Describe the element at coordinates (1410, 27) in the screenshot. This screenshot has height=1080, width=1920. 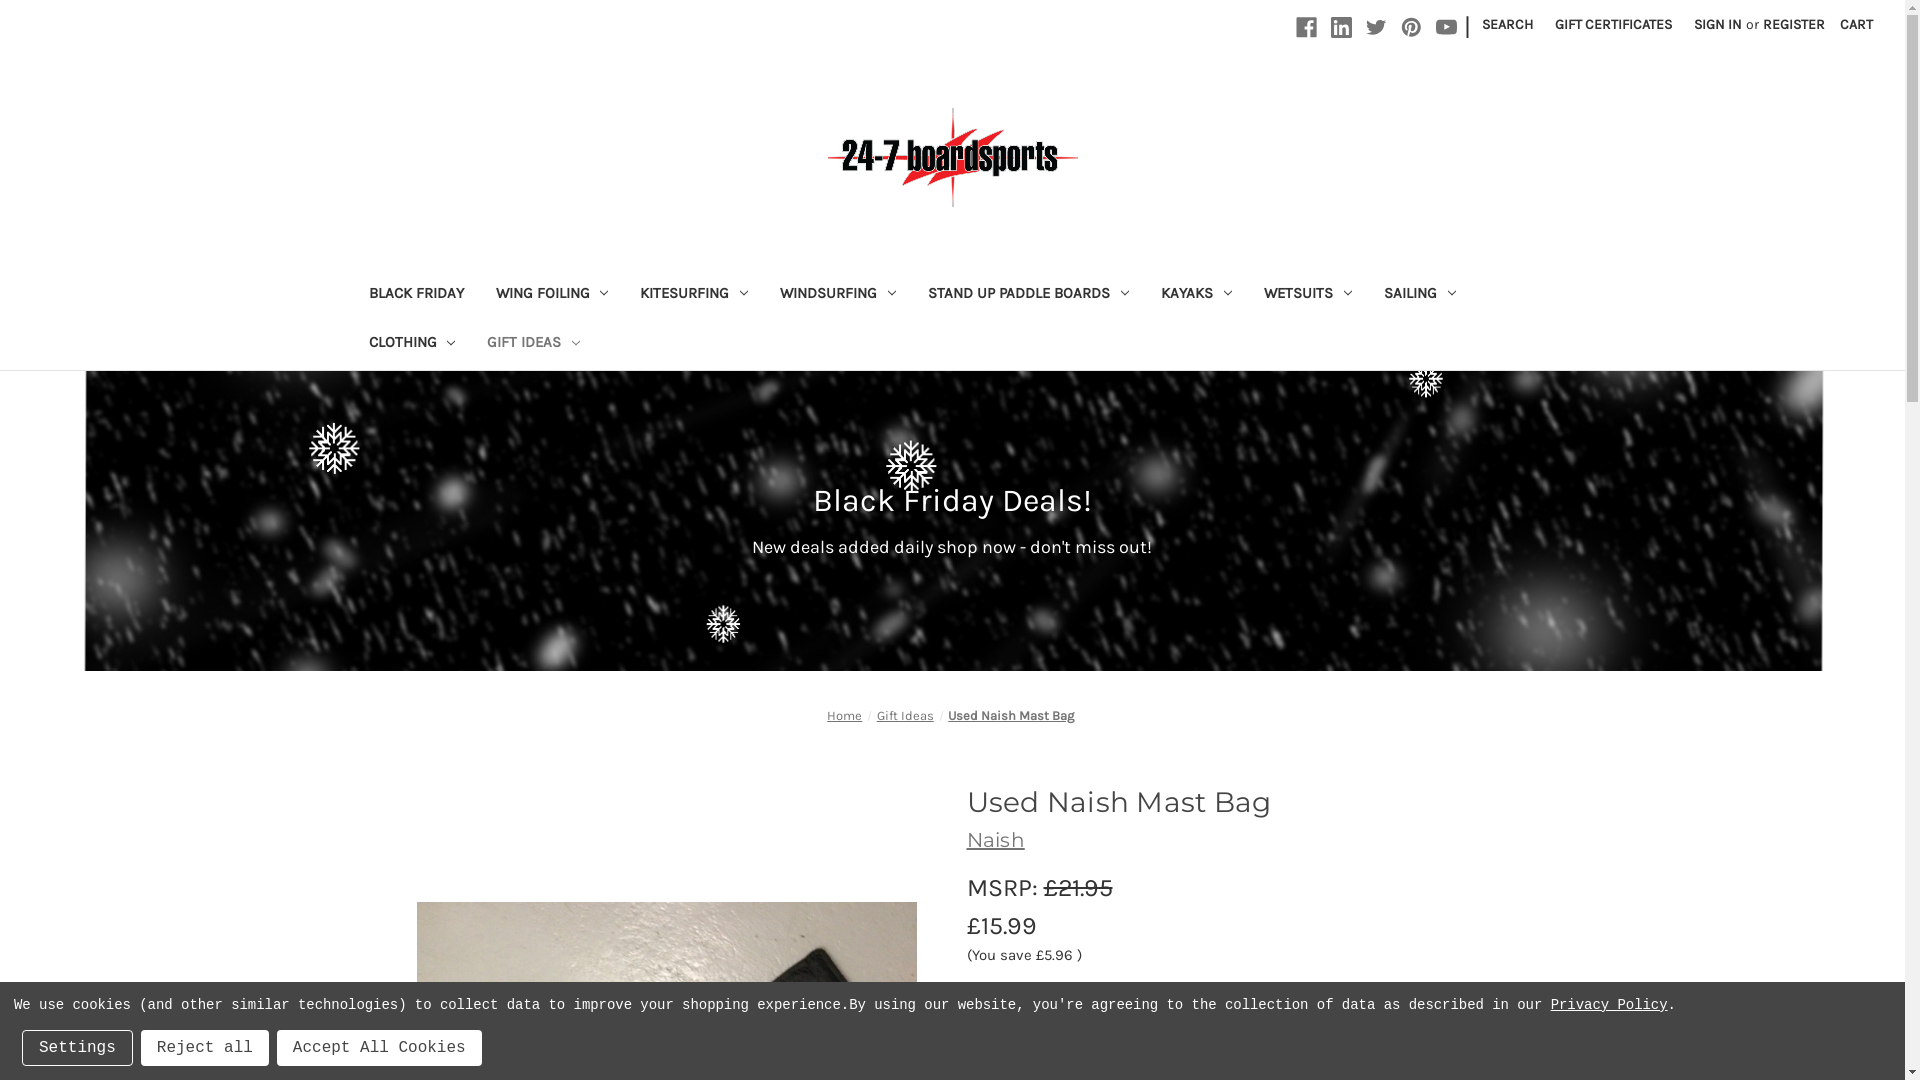
I see `'Pinterest'` at that location.